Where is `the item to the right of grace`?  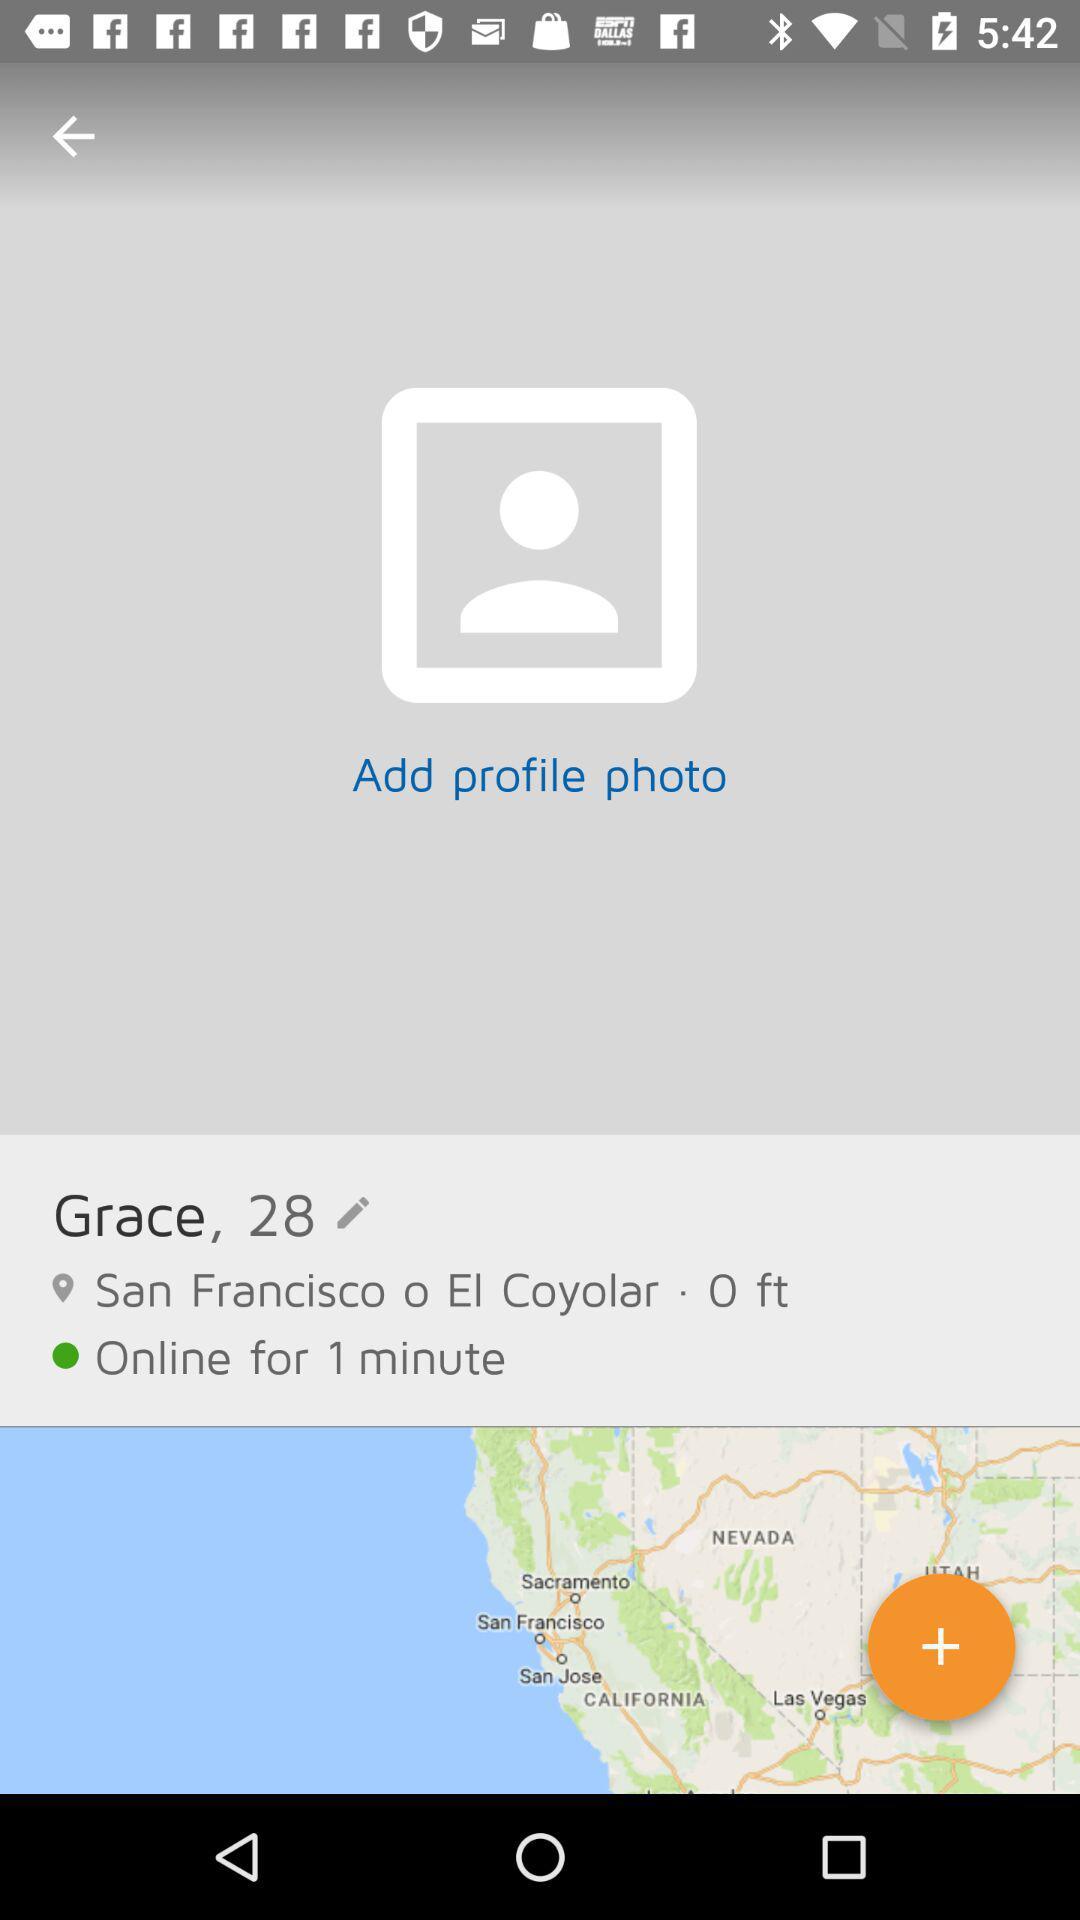 the item to the right of grace is located at coordinates (288, 1212).